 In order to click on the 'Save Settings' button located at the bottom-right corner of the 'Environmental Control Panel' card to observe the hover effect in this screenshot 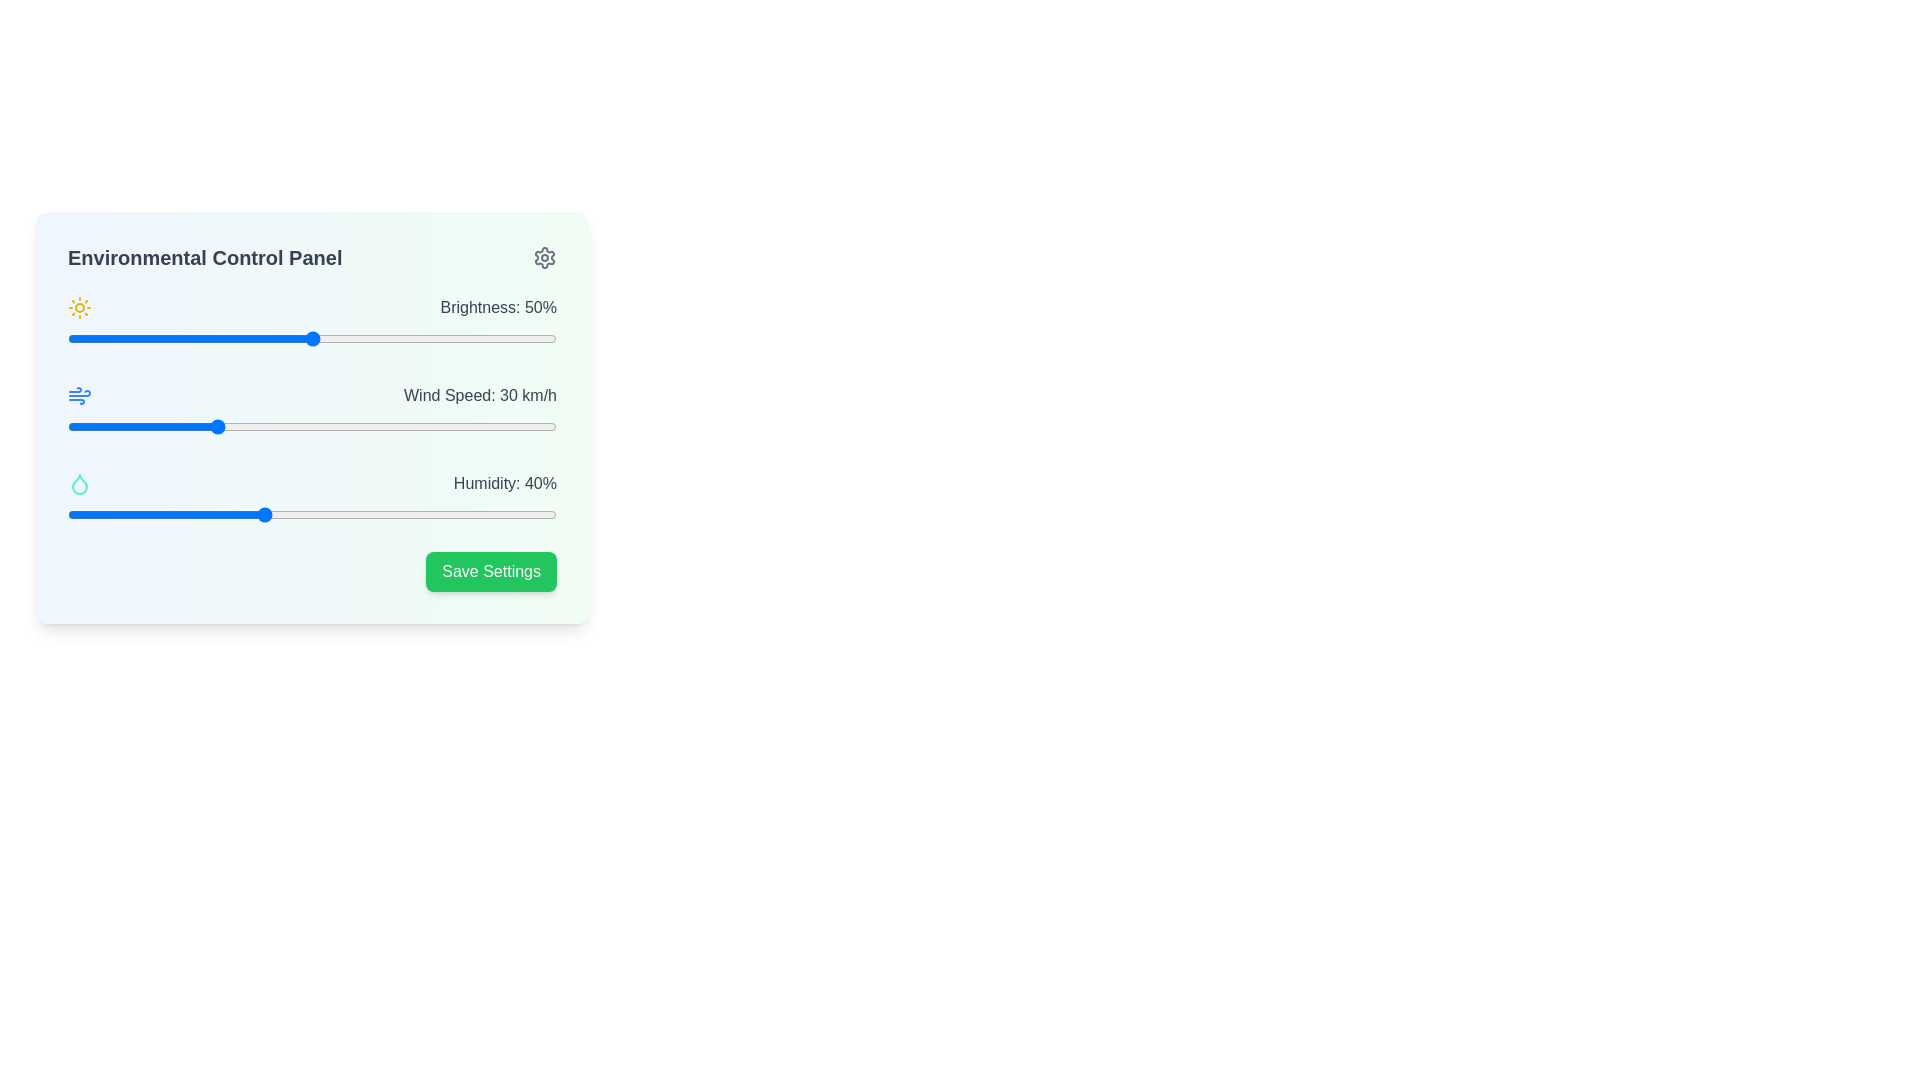, I will do `click(491, 571)`.